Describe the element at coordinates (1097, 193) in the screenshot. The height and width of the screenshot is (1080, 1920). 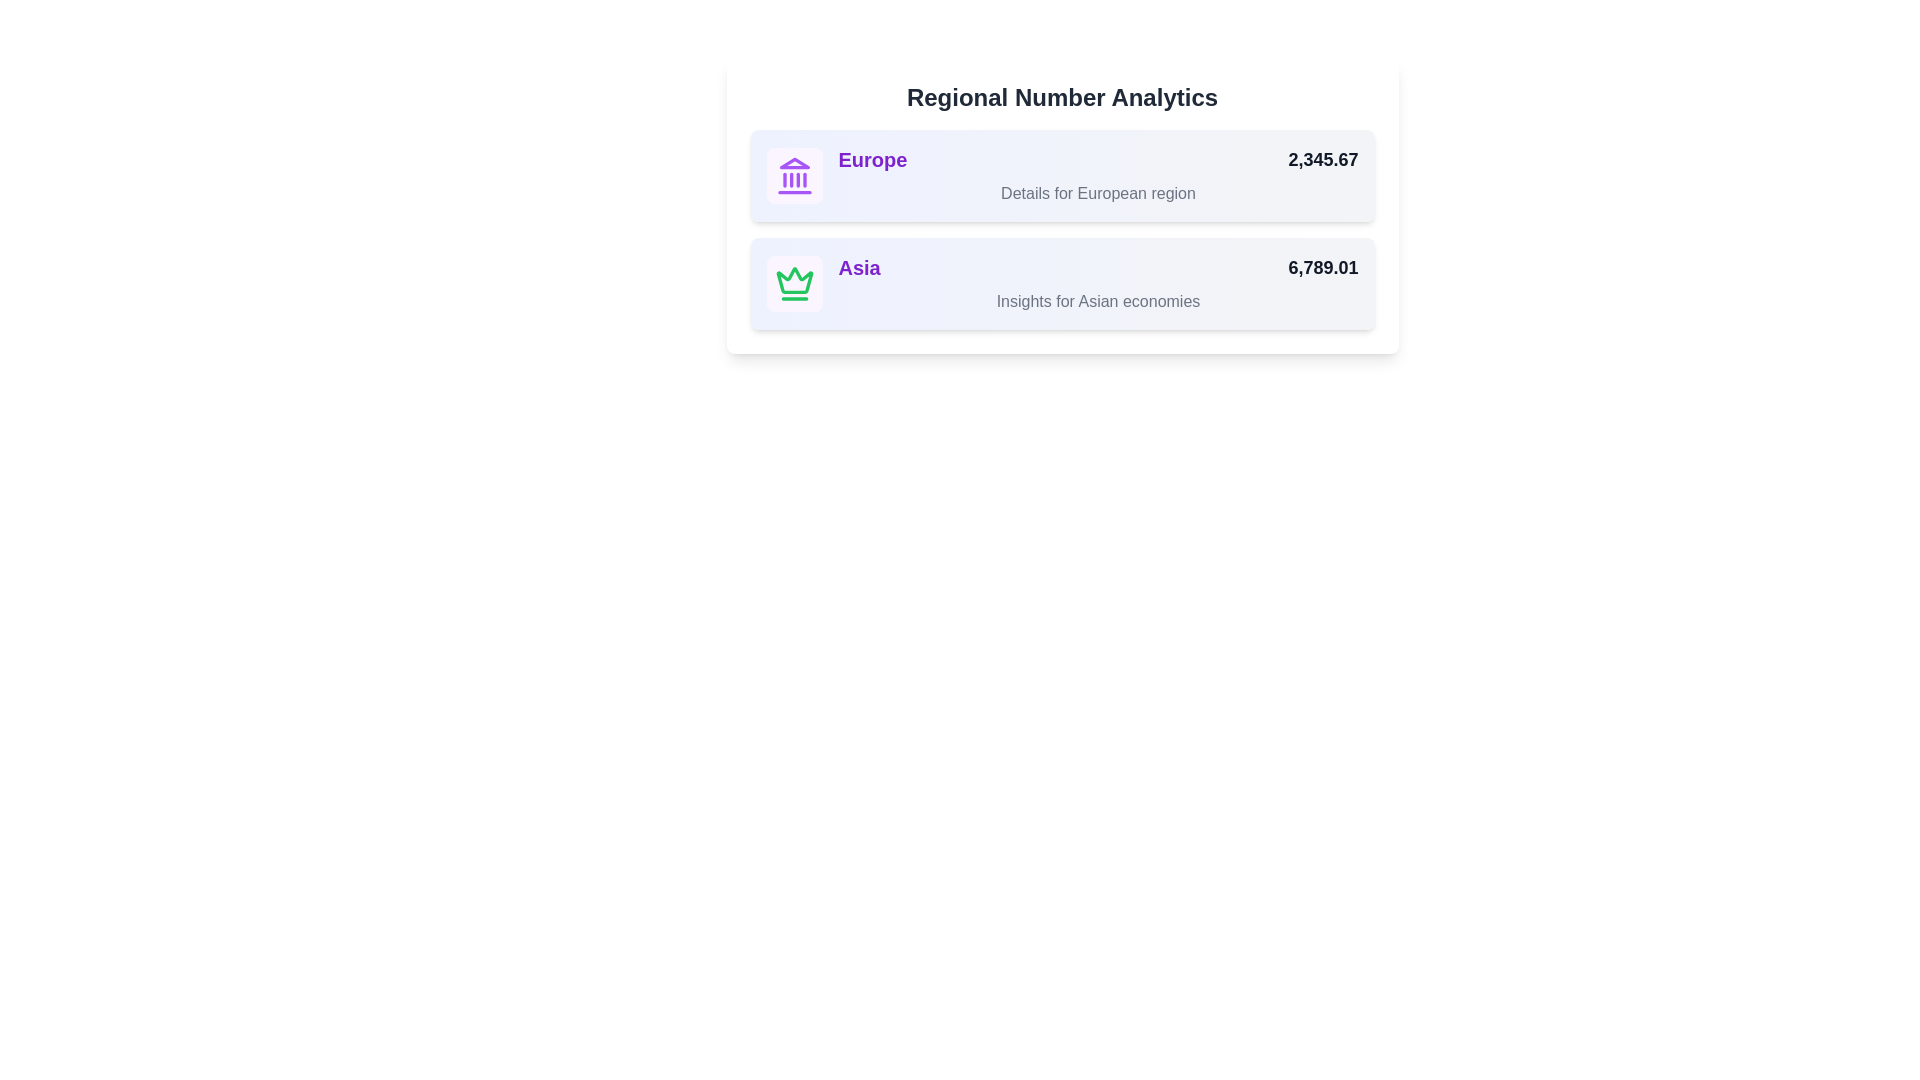
I see `the text label 'Details for European region.' which is styled in light gray font and located below the main heading 'Europe' within the European region card` at that location.